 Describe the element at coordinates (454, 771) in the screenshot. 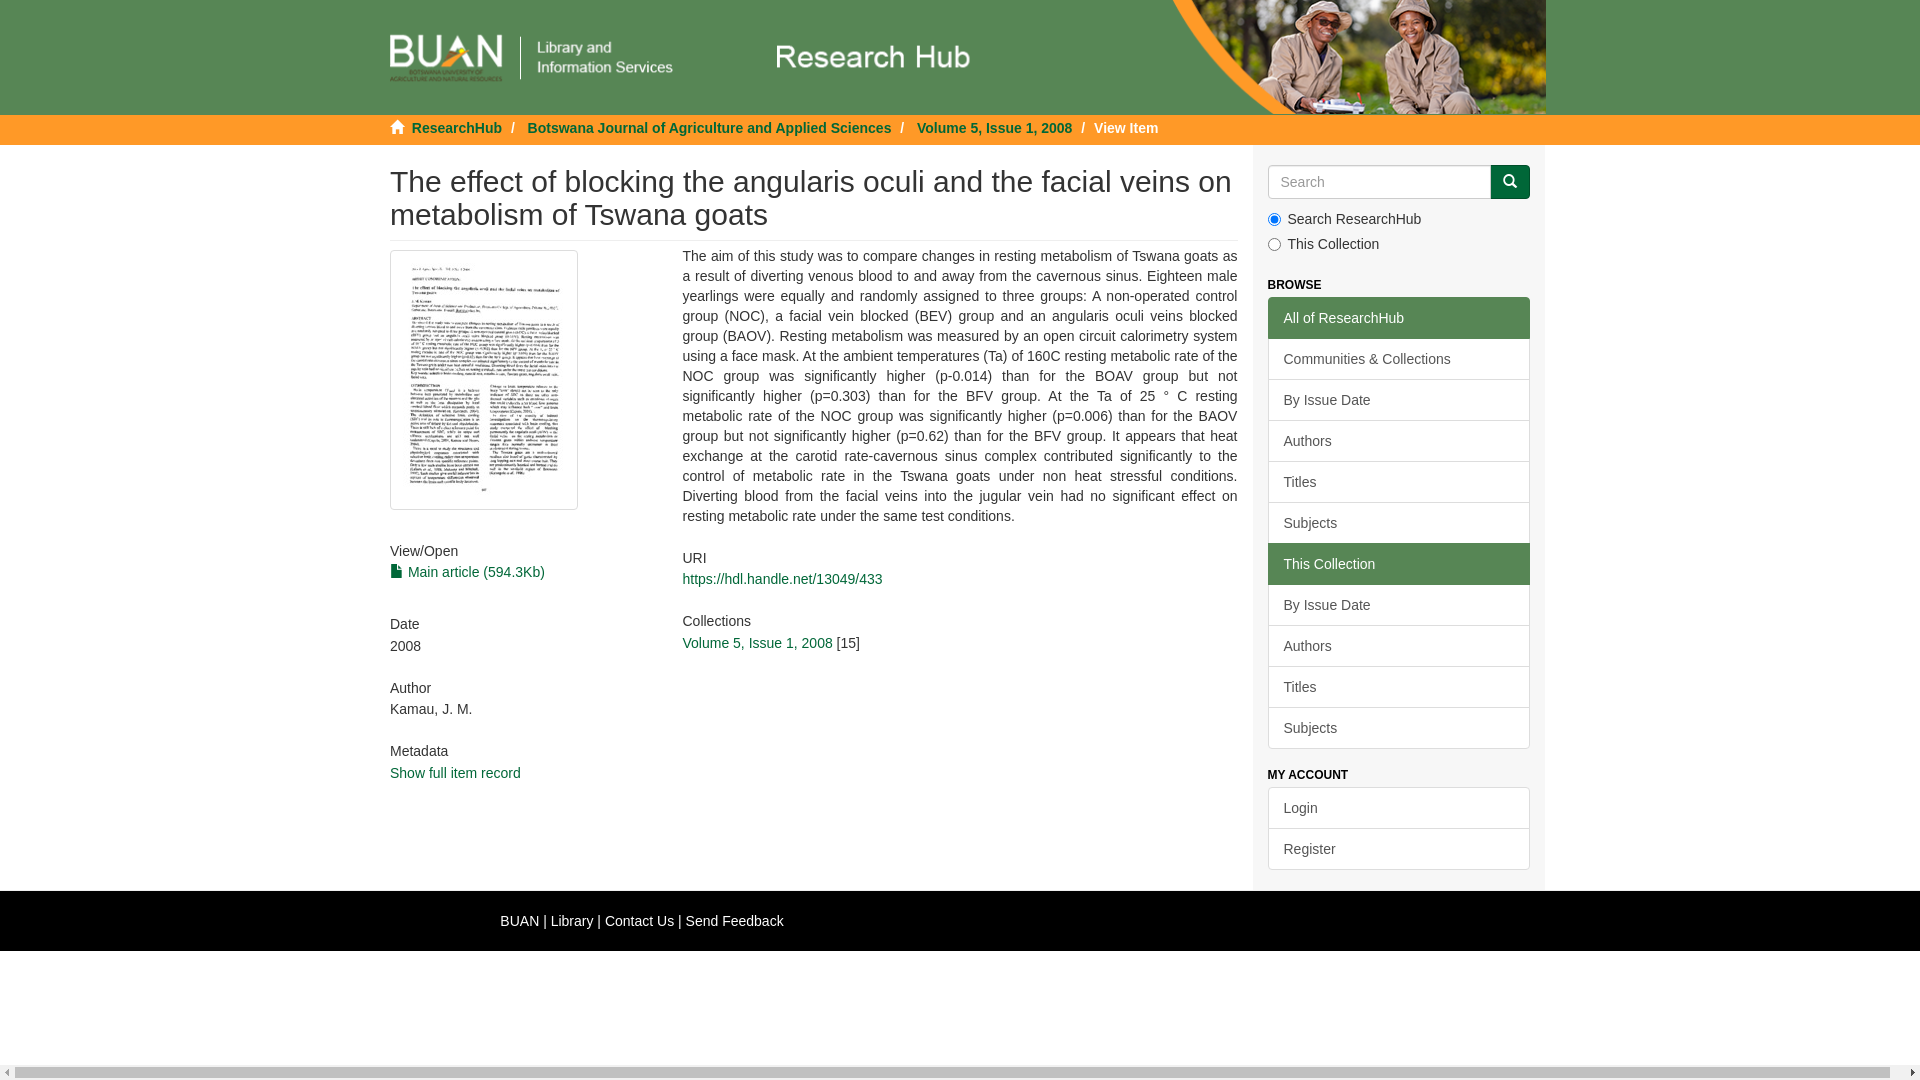

I see `'Show full item record'` at that location.